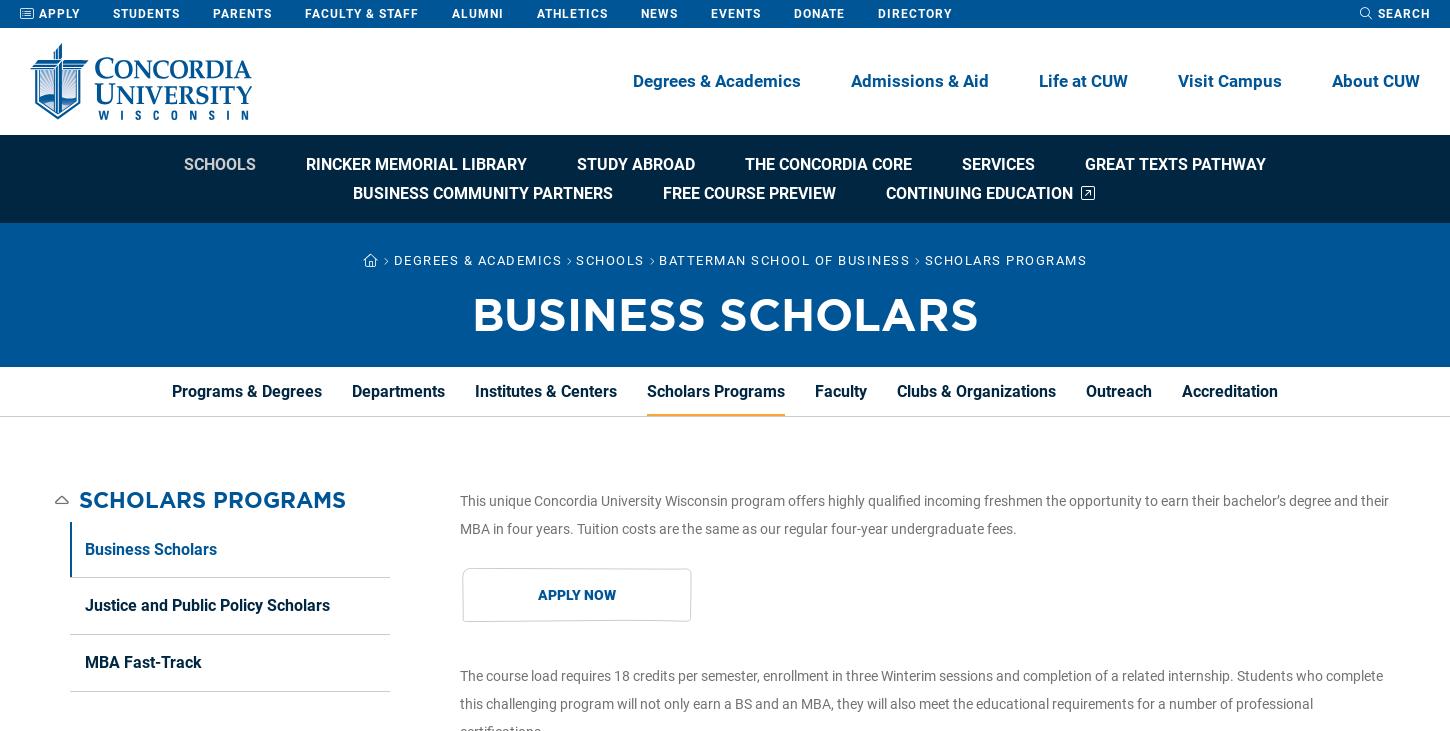 The width and height of the screenshot is (1450, 731). Describe the element at coordinates (819, 13) in the screenshot. I see `'Donate'` at that location.